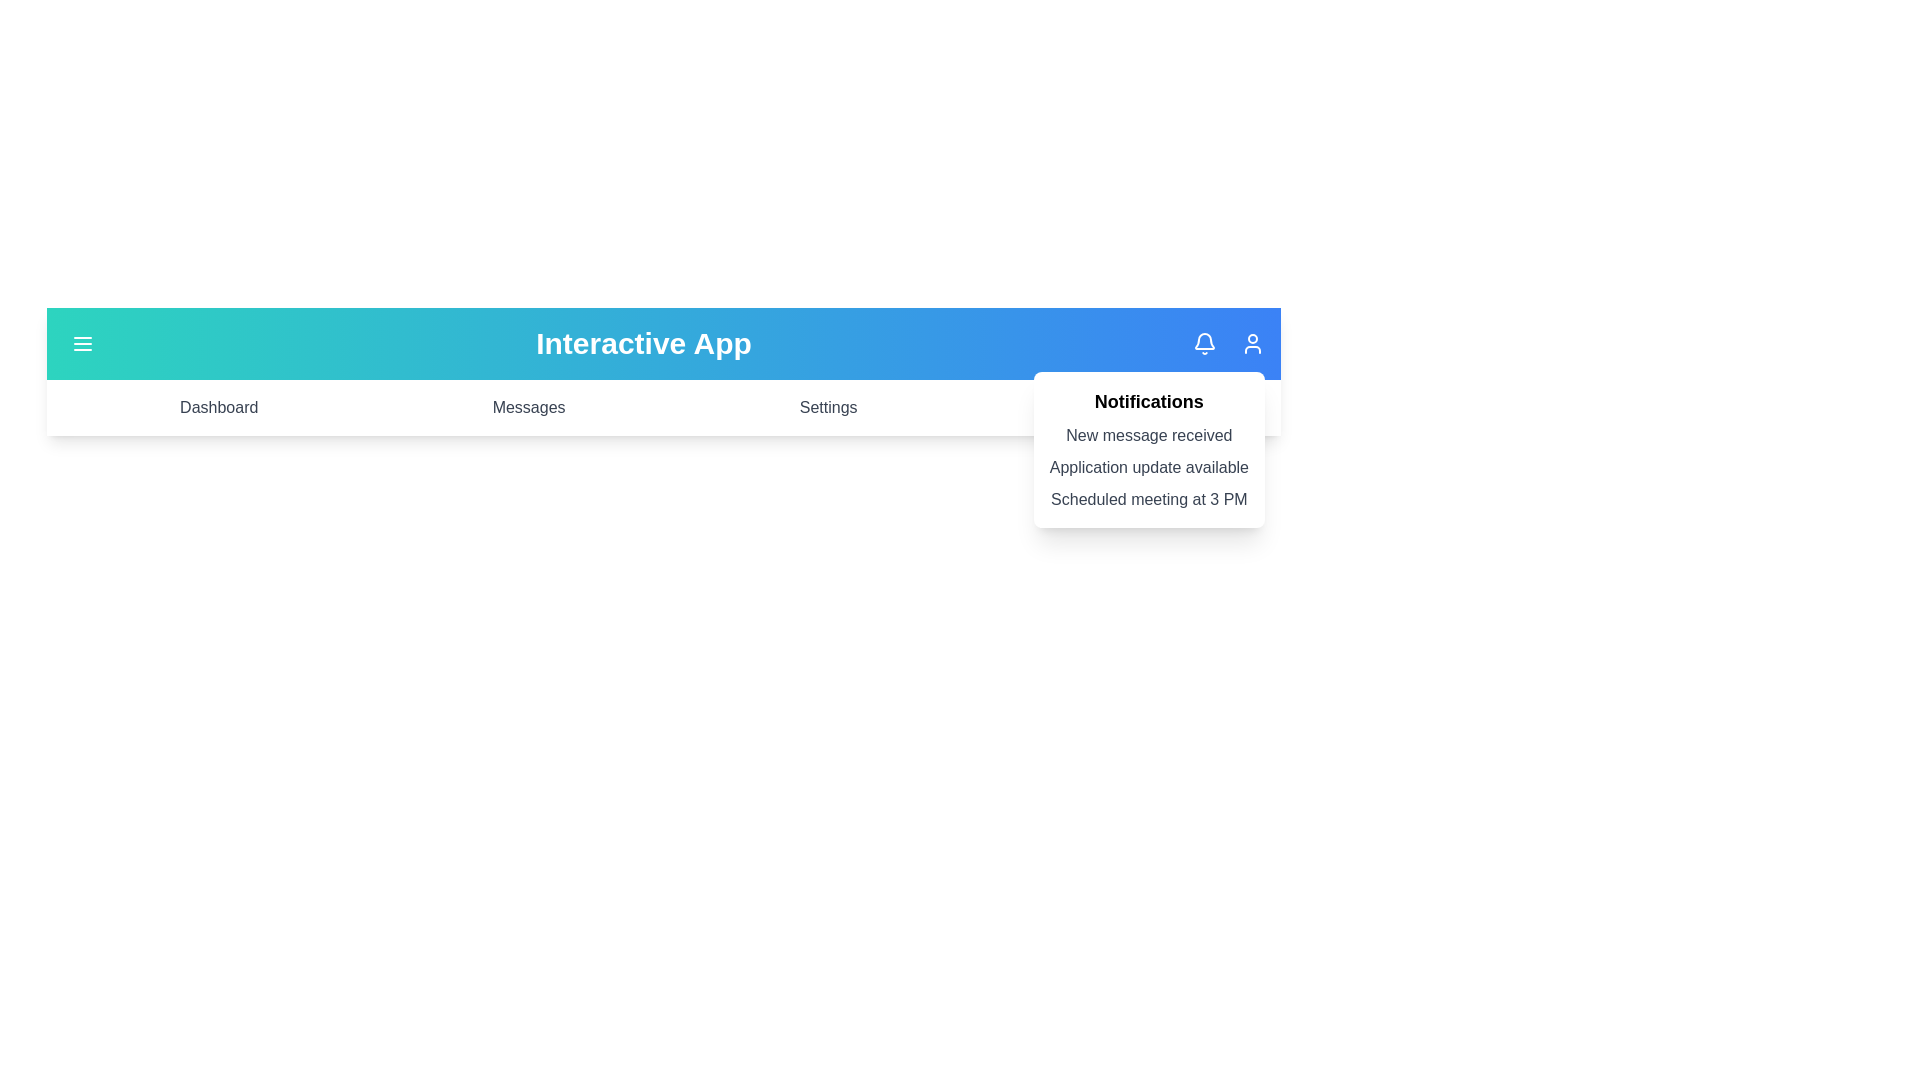  What do you see at coordinates (528, 407) in the screenshot?
I see `the menu item Messages from the app bar` at bounding box center [528, 407].